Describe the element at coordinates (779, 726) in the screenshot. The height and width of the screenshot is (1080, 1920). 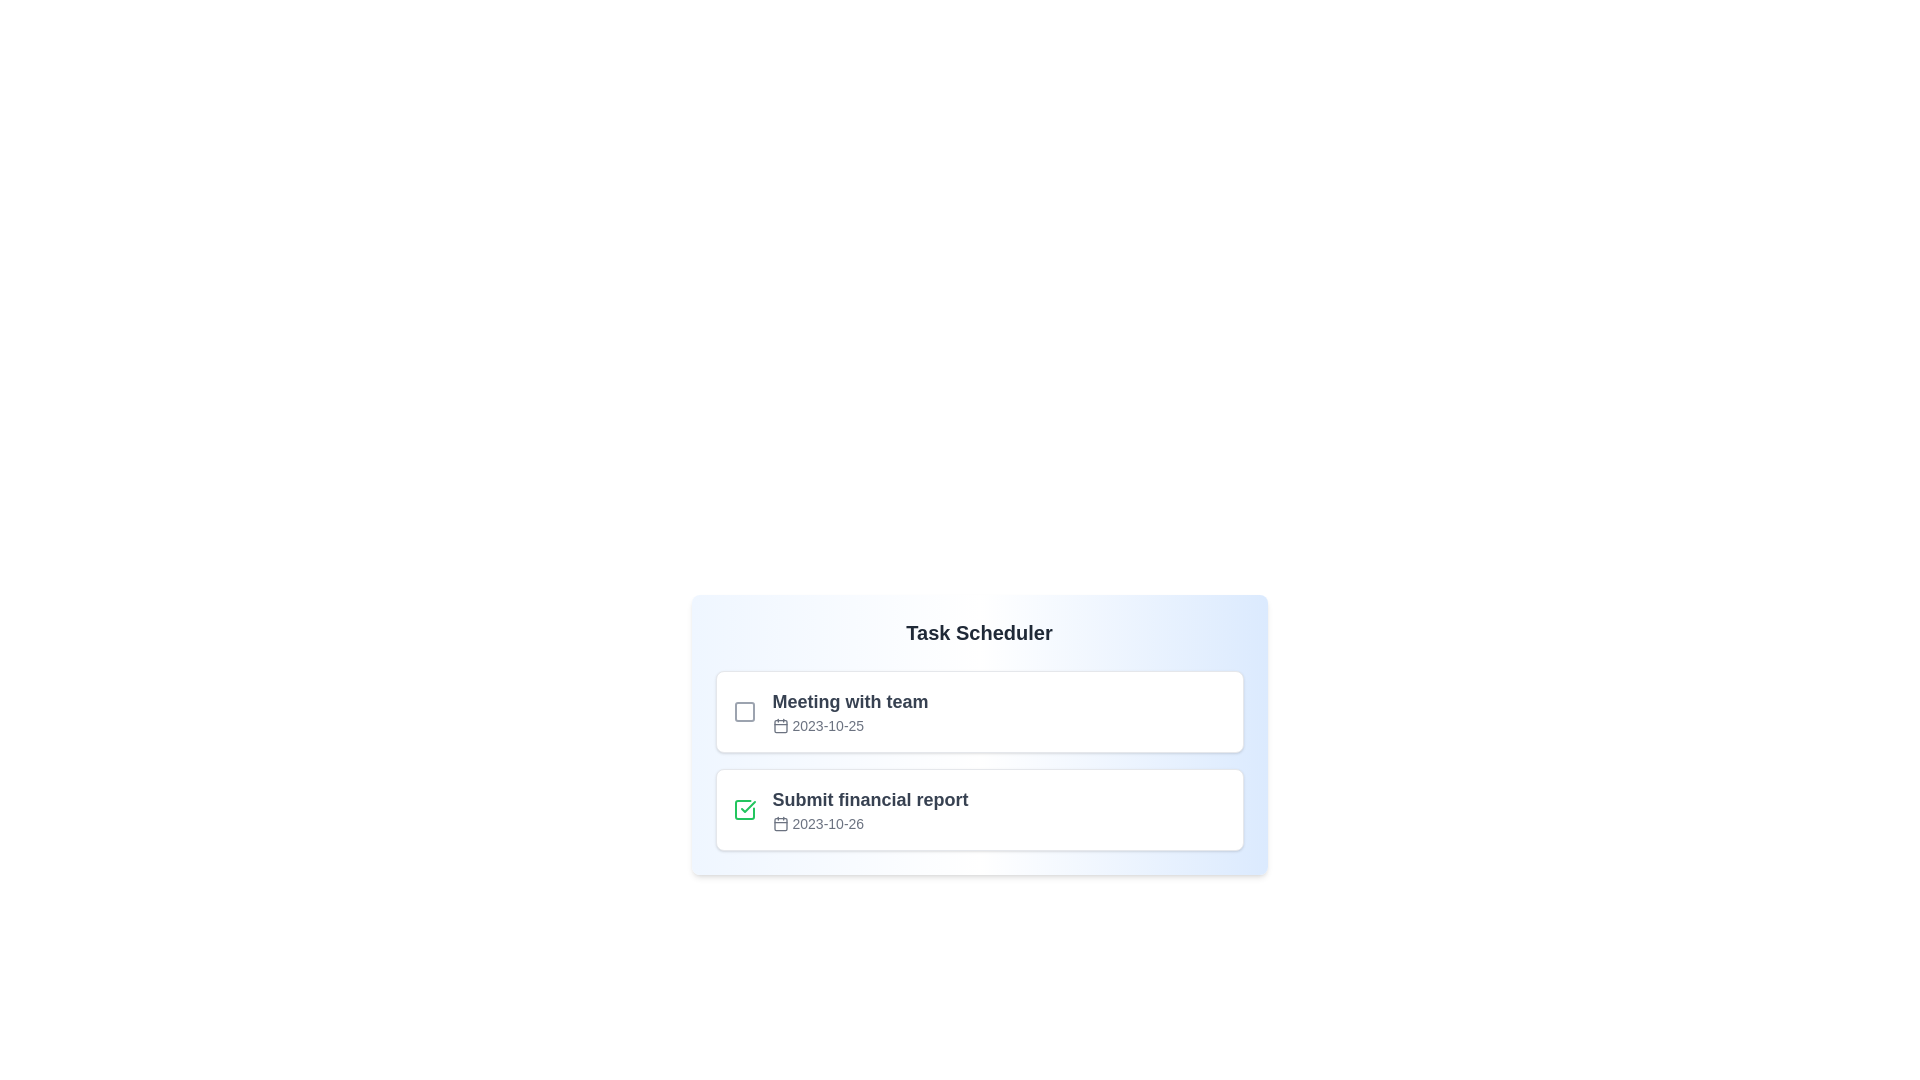
I see `the rectangular element of the calendar icon, which has rounded corners and is styled with a fill color, located beside the date text '2023-10-25'` at that location.